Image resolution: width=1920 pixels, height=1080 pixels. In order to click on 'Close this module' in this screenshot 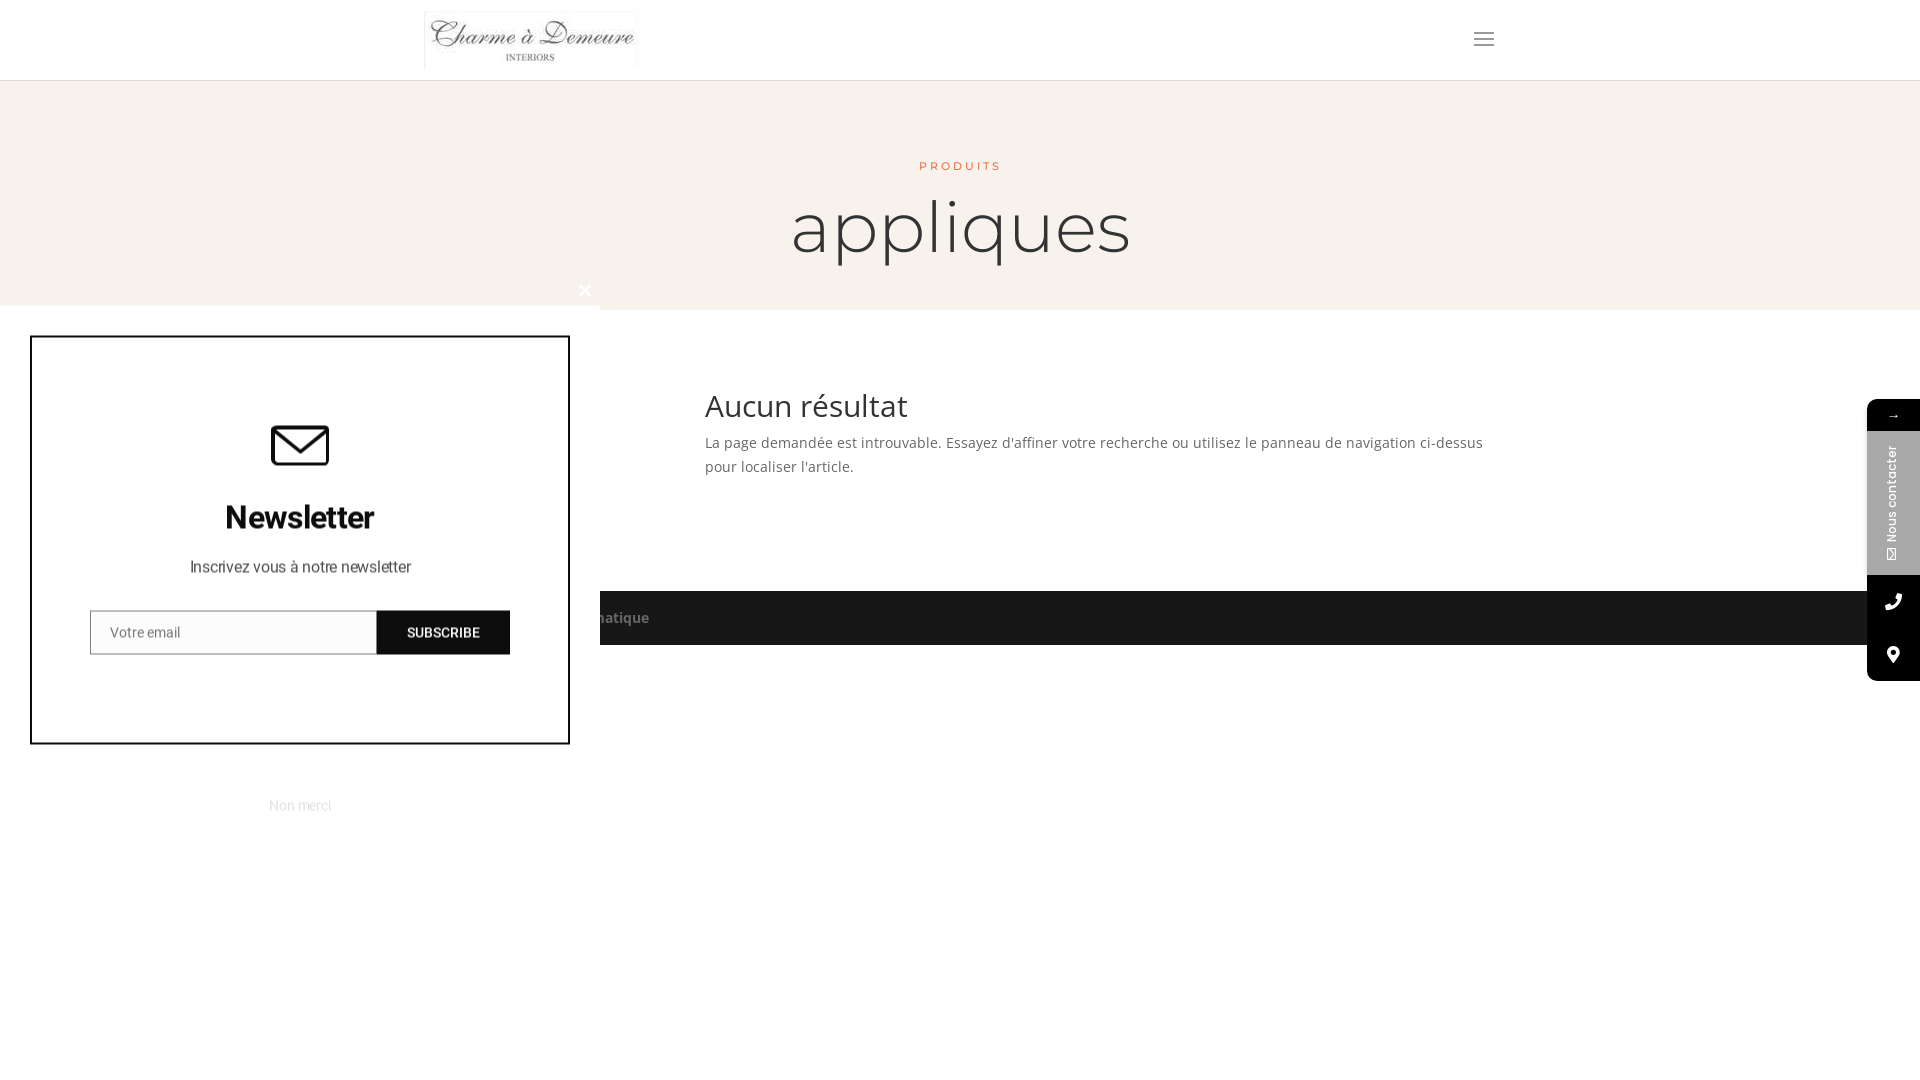, I will do `click(569, 290)`.